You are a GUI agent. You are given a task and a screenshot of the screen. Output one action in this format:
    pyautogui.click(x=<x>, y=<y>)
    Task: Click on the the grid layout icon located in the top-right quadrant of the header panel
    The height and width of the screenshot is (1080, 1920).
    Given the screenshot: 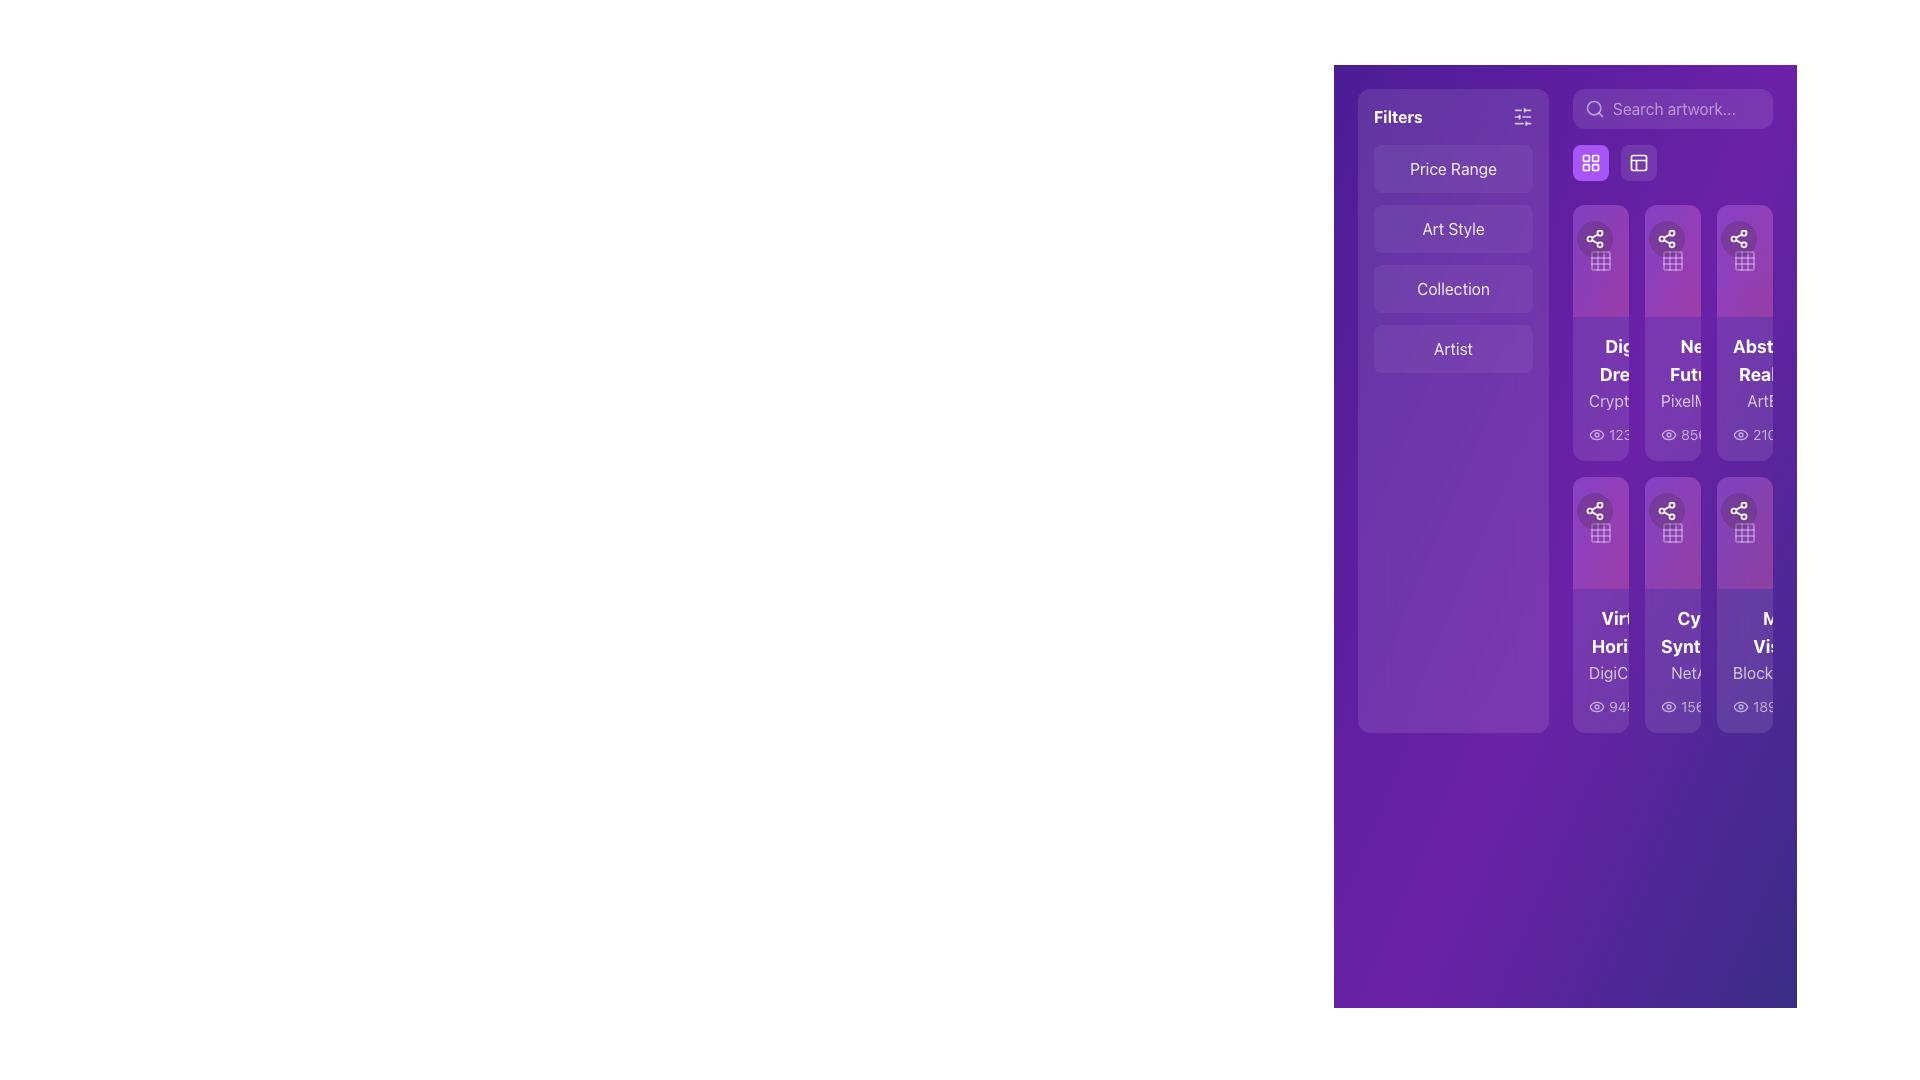 What is the action you would take?
    pyautogui.click(x=1638, y=161)
    